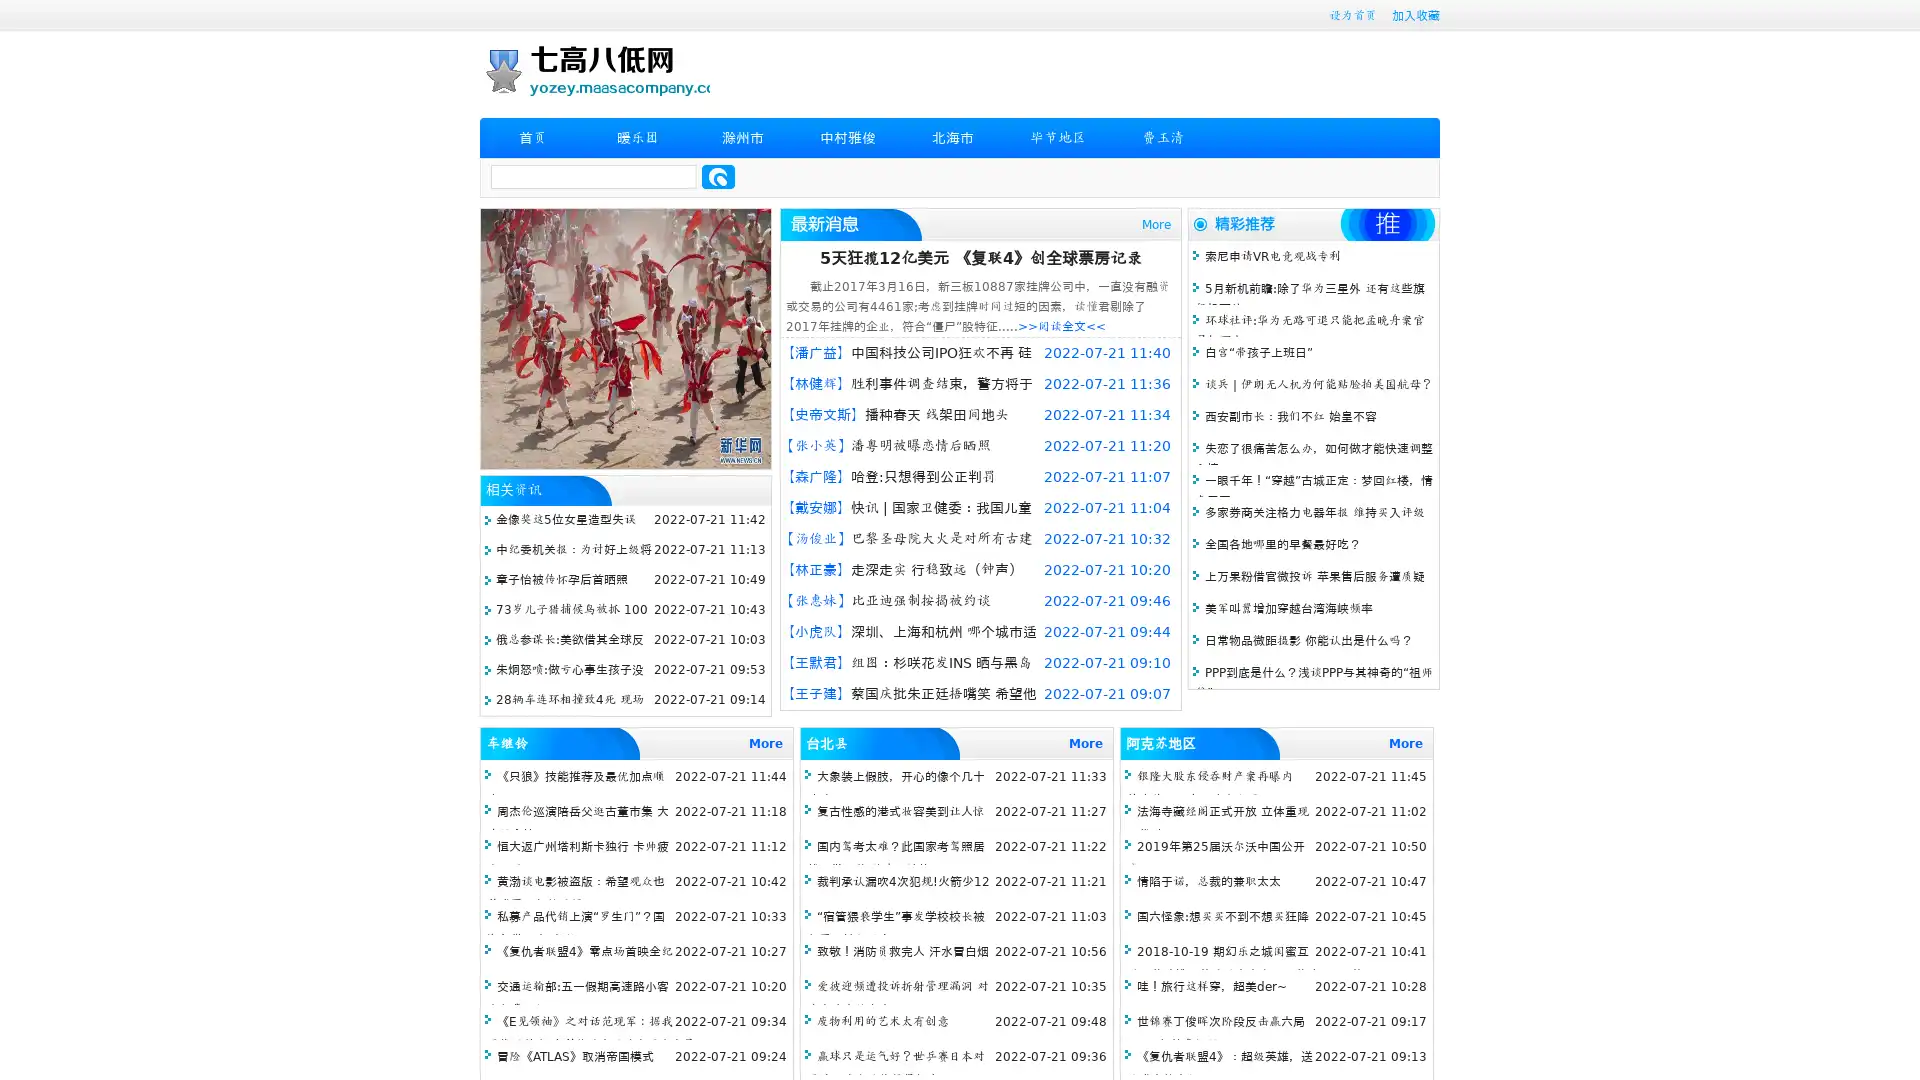  I want to click on Search, so click(718, 176).